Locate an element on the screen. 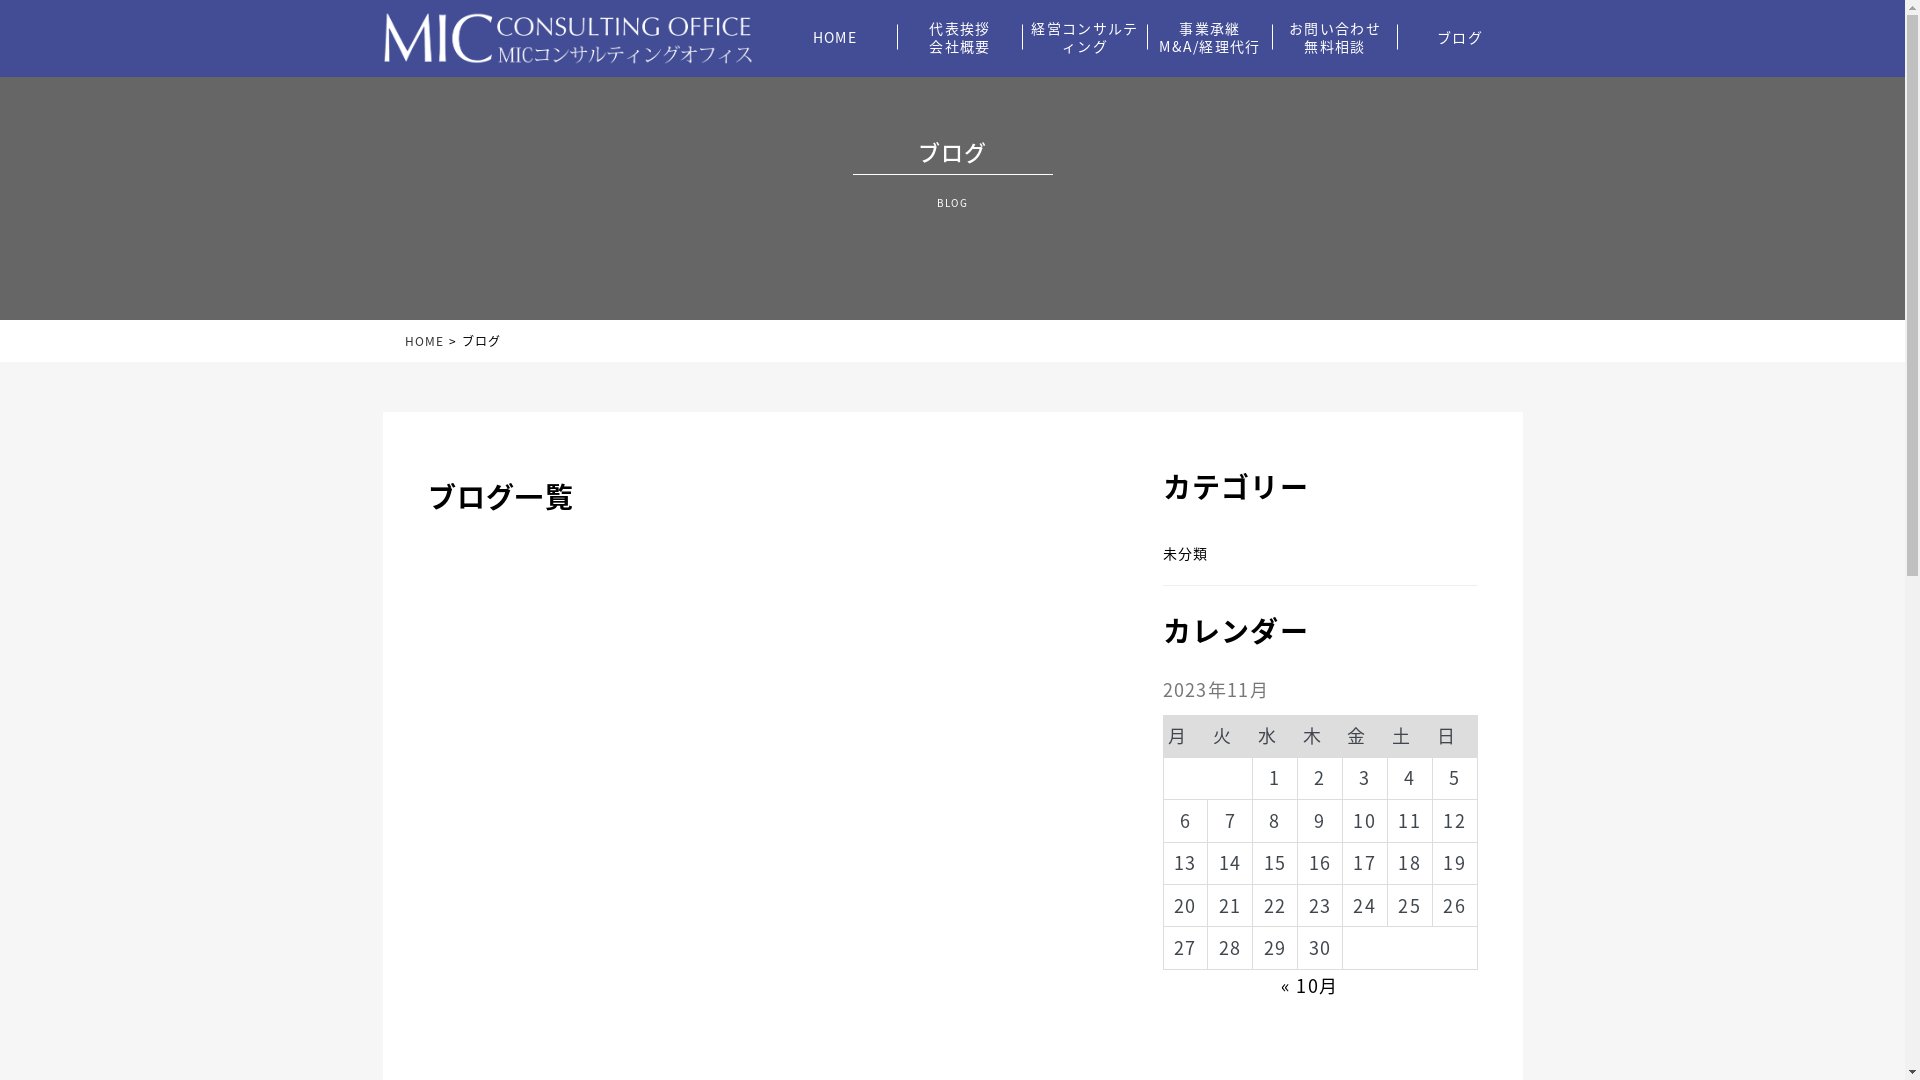 The image size is (1920, 1080). 'HOME' is located at coordinates (382, 339).